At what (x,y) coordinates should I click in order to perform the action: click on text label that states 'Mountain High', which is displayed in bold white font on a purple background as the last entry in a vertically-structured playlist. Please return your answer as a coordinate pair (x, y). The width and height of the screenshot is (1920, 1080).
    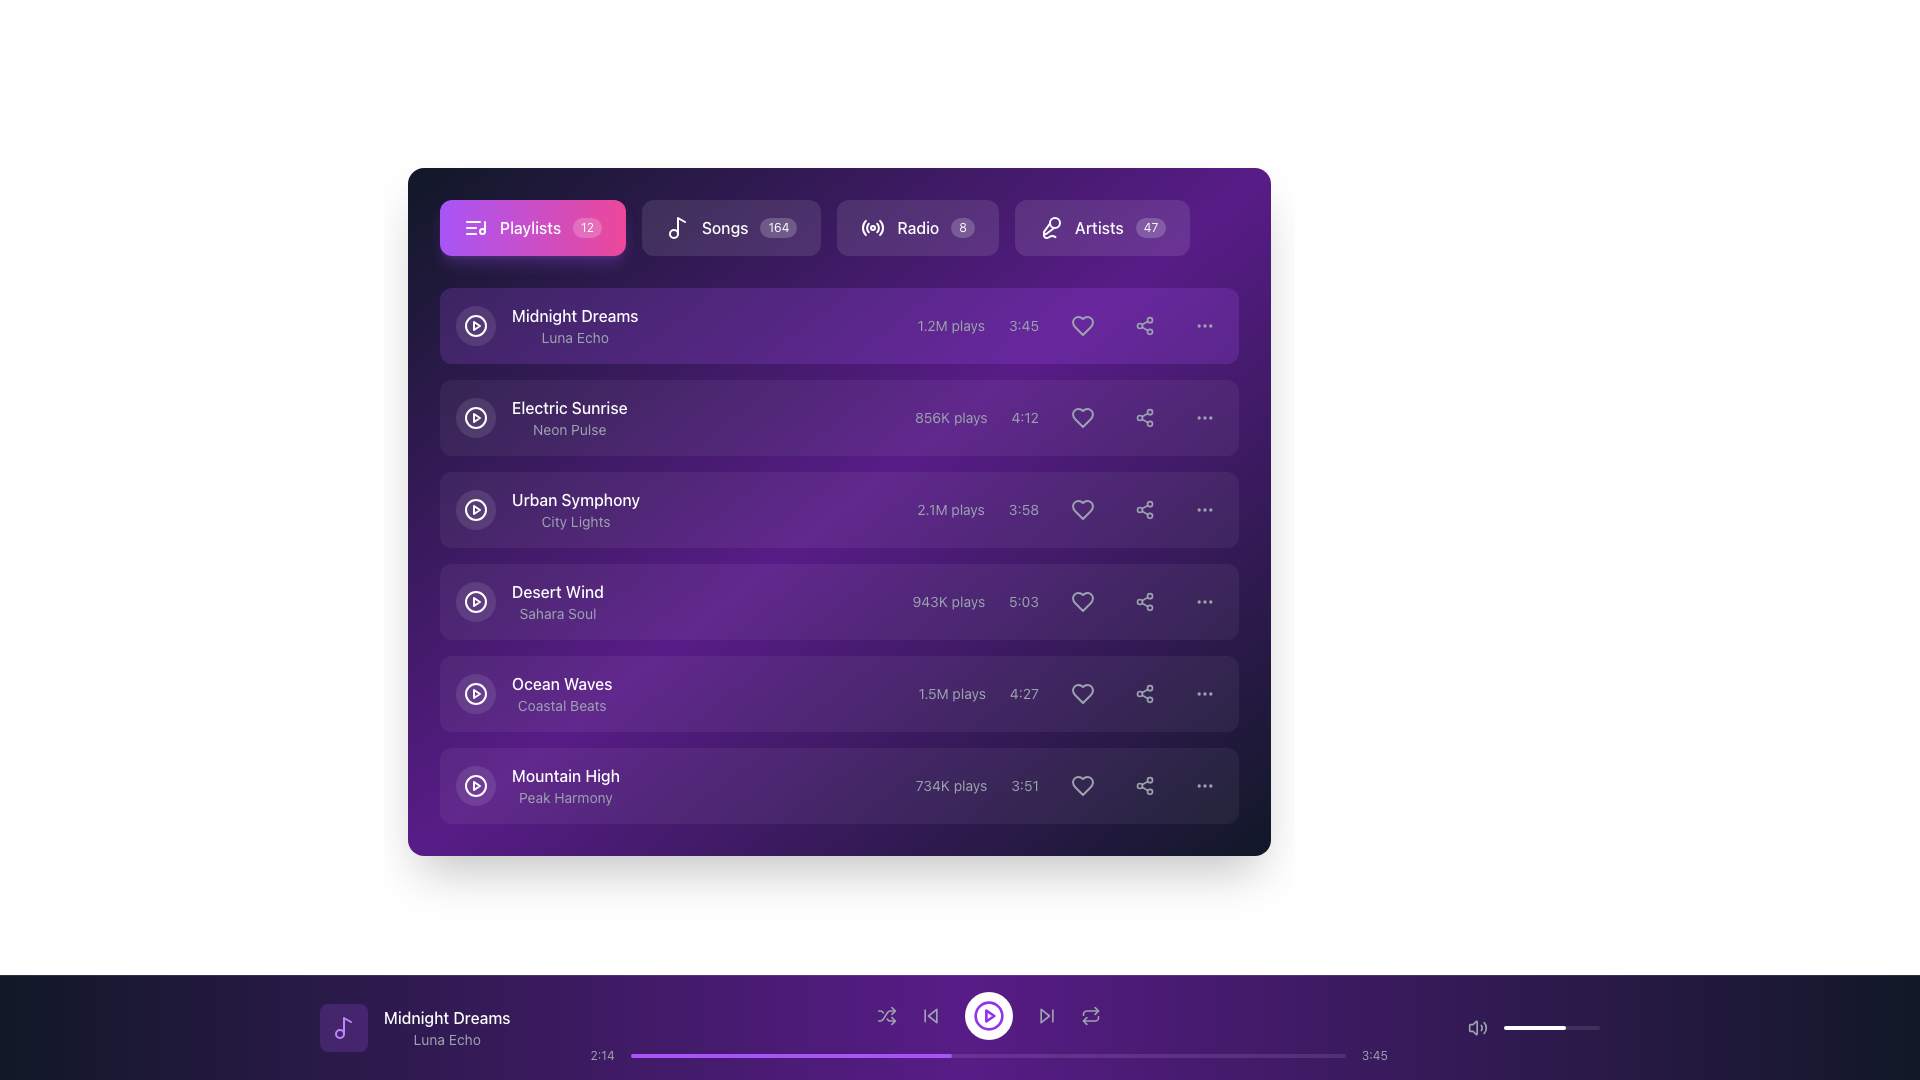
    Looking at the image, I should click on (565, 774).